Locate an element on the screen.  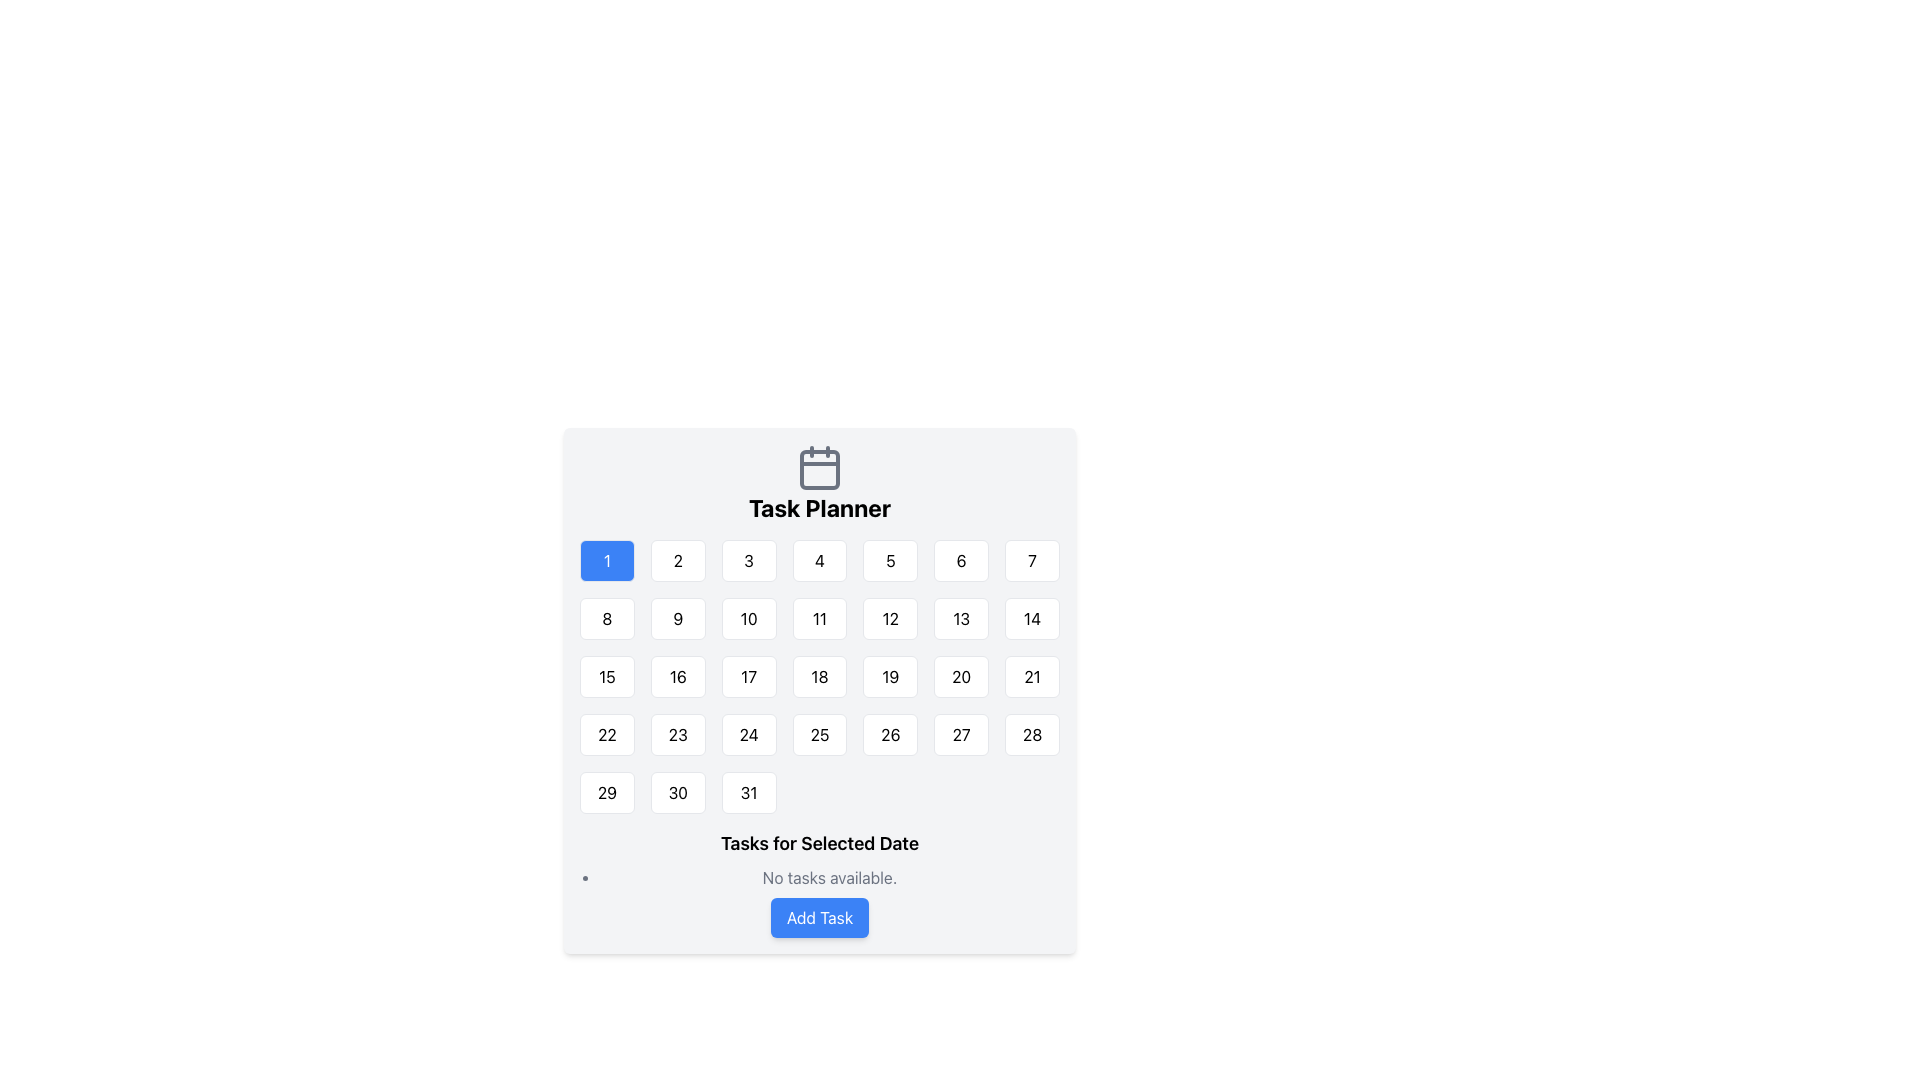
the text displaying 'No tasks available.' which is styled in a lighter gray tone and positioned within a bulleted list, located between the header 'Tasks for Selected Date' and the 'Add Task' button is located at coordinates (820, 877).